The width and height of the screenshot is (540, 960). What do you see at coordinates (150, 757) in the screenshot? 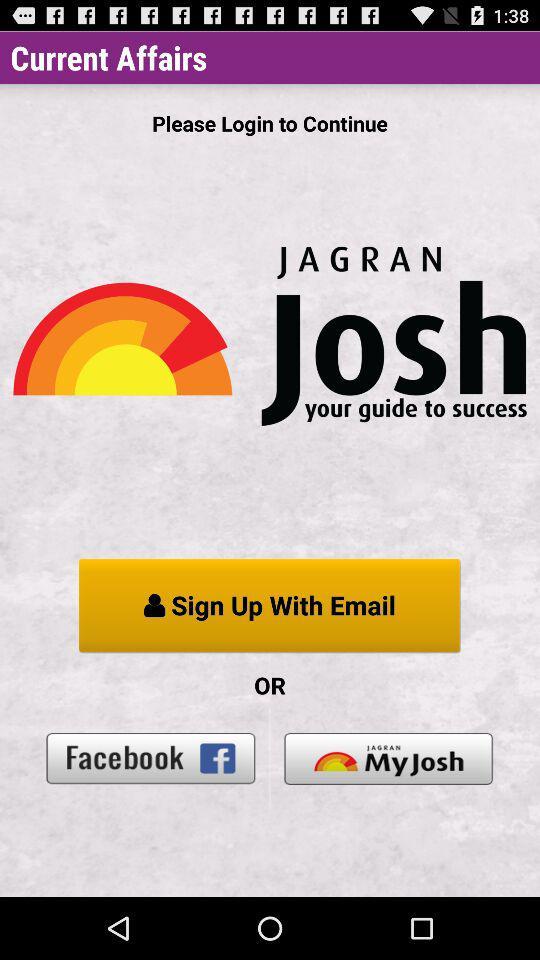
I see `the item at the bottom left corner` at bounding box center [150, 757].